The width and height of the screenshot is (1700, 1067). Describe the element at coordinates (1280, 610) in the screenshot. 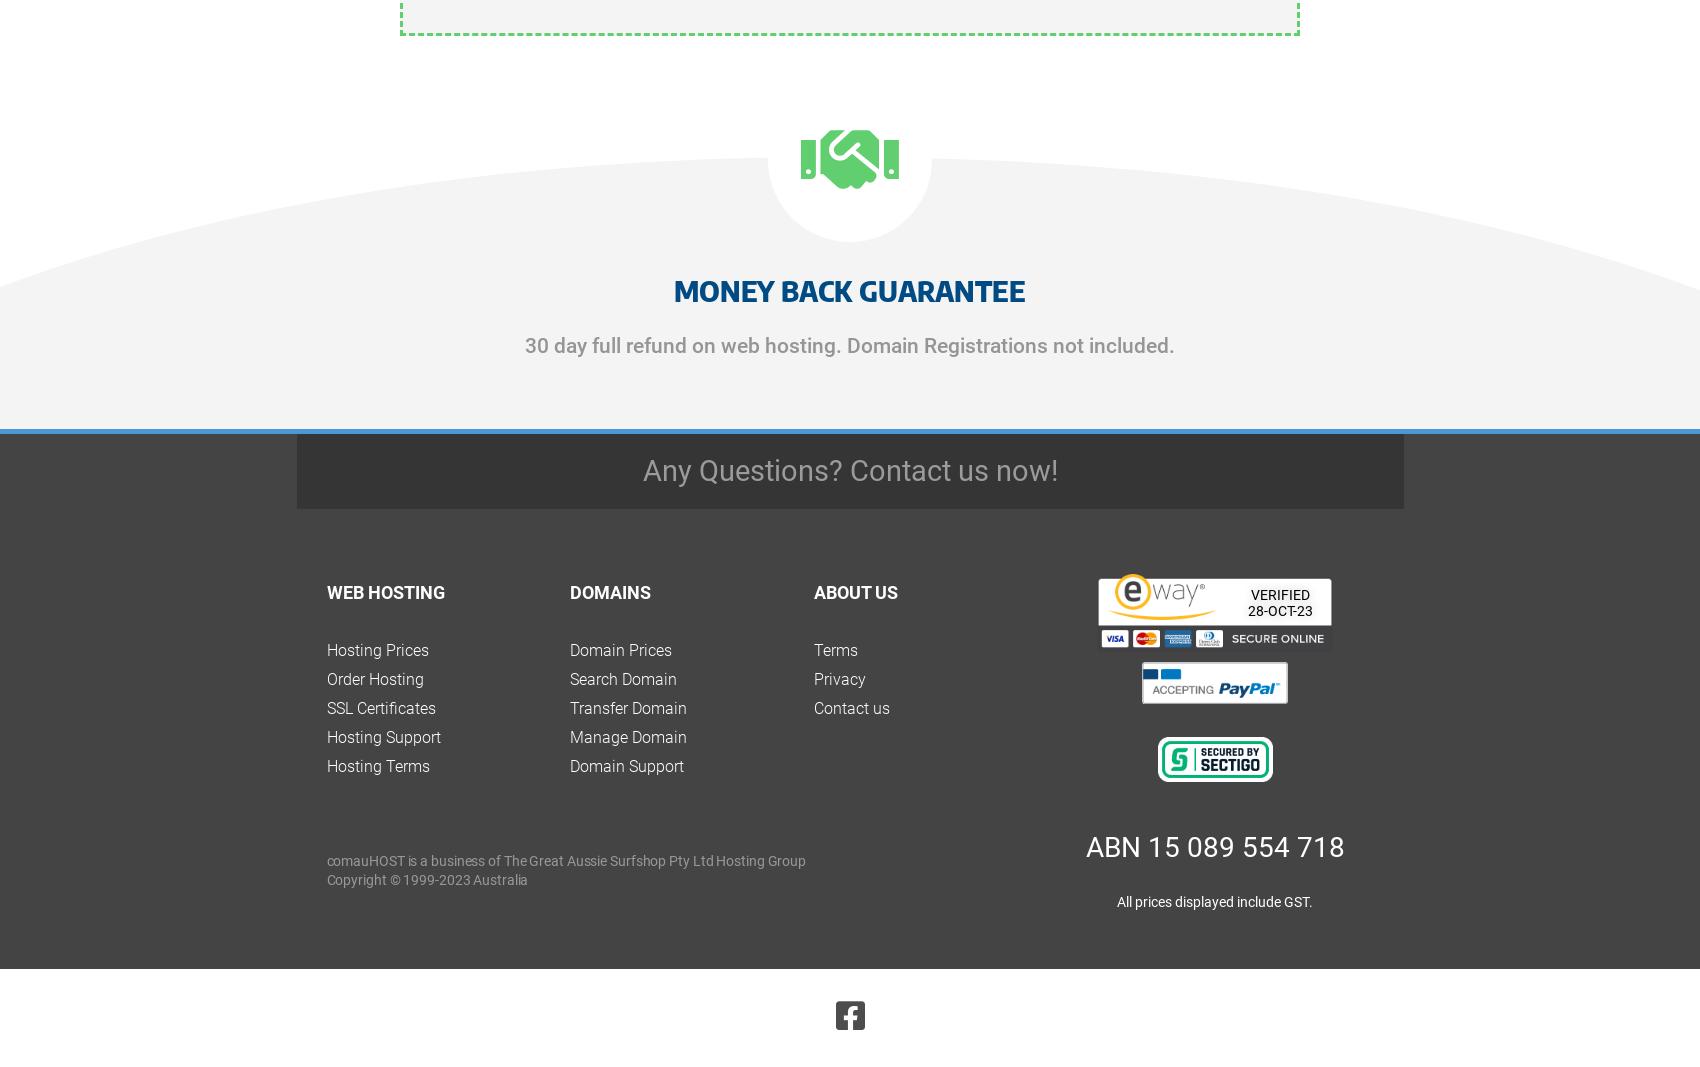

I see `'28-Oct-23'` at that location.